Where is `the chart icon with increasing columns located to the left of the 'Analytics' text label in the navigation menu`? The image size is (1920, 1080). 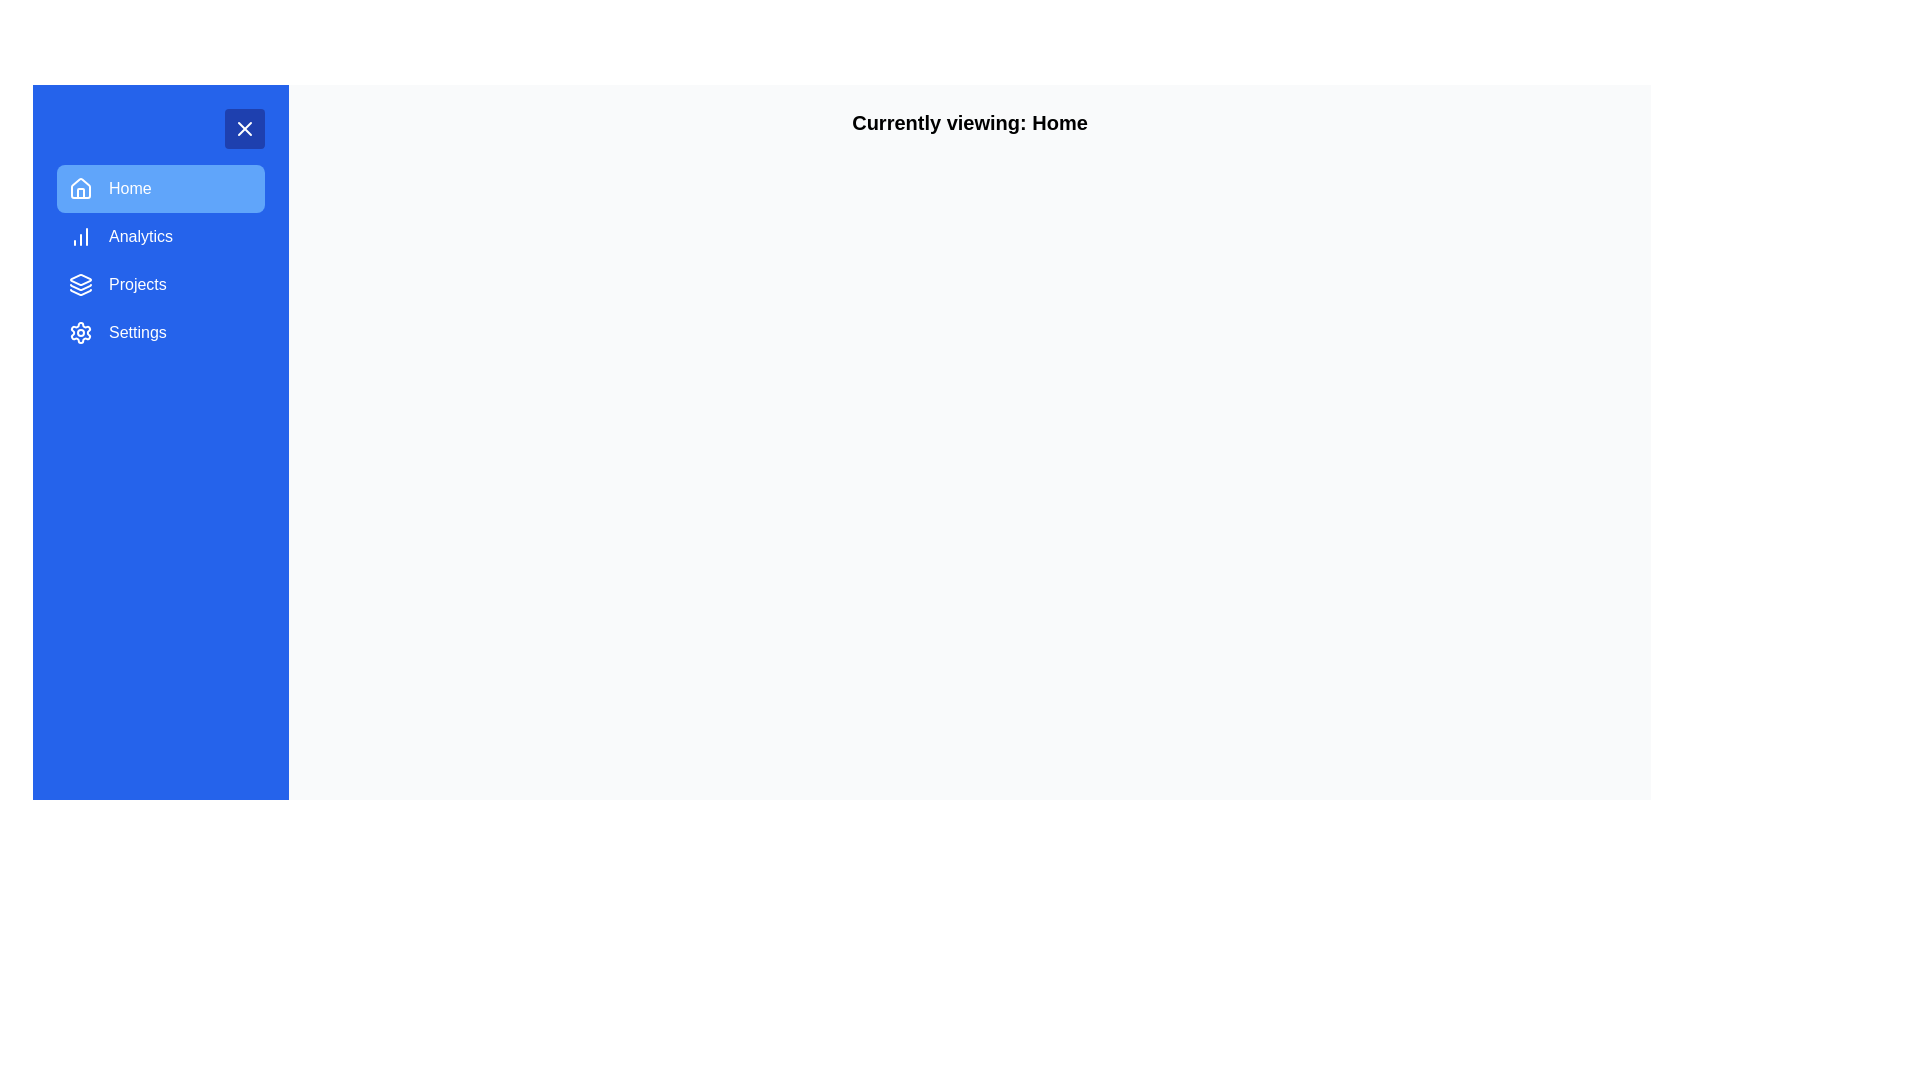
the chart icon with increasing columns located to the left of the 'Analytics' text label in the navigation menu is located at coordinates (80, 235).